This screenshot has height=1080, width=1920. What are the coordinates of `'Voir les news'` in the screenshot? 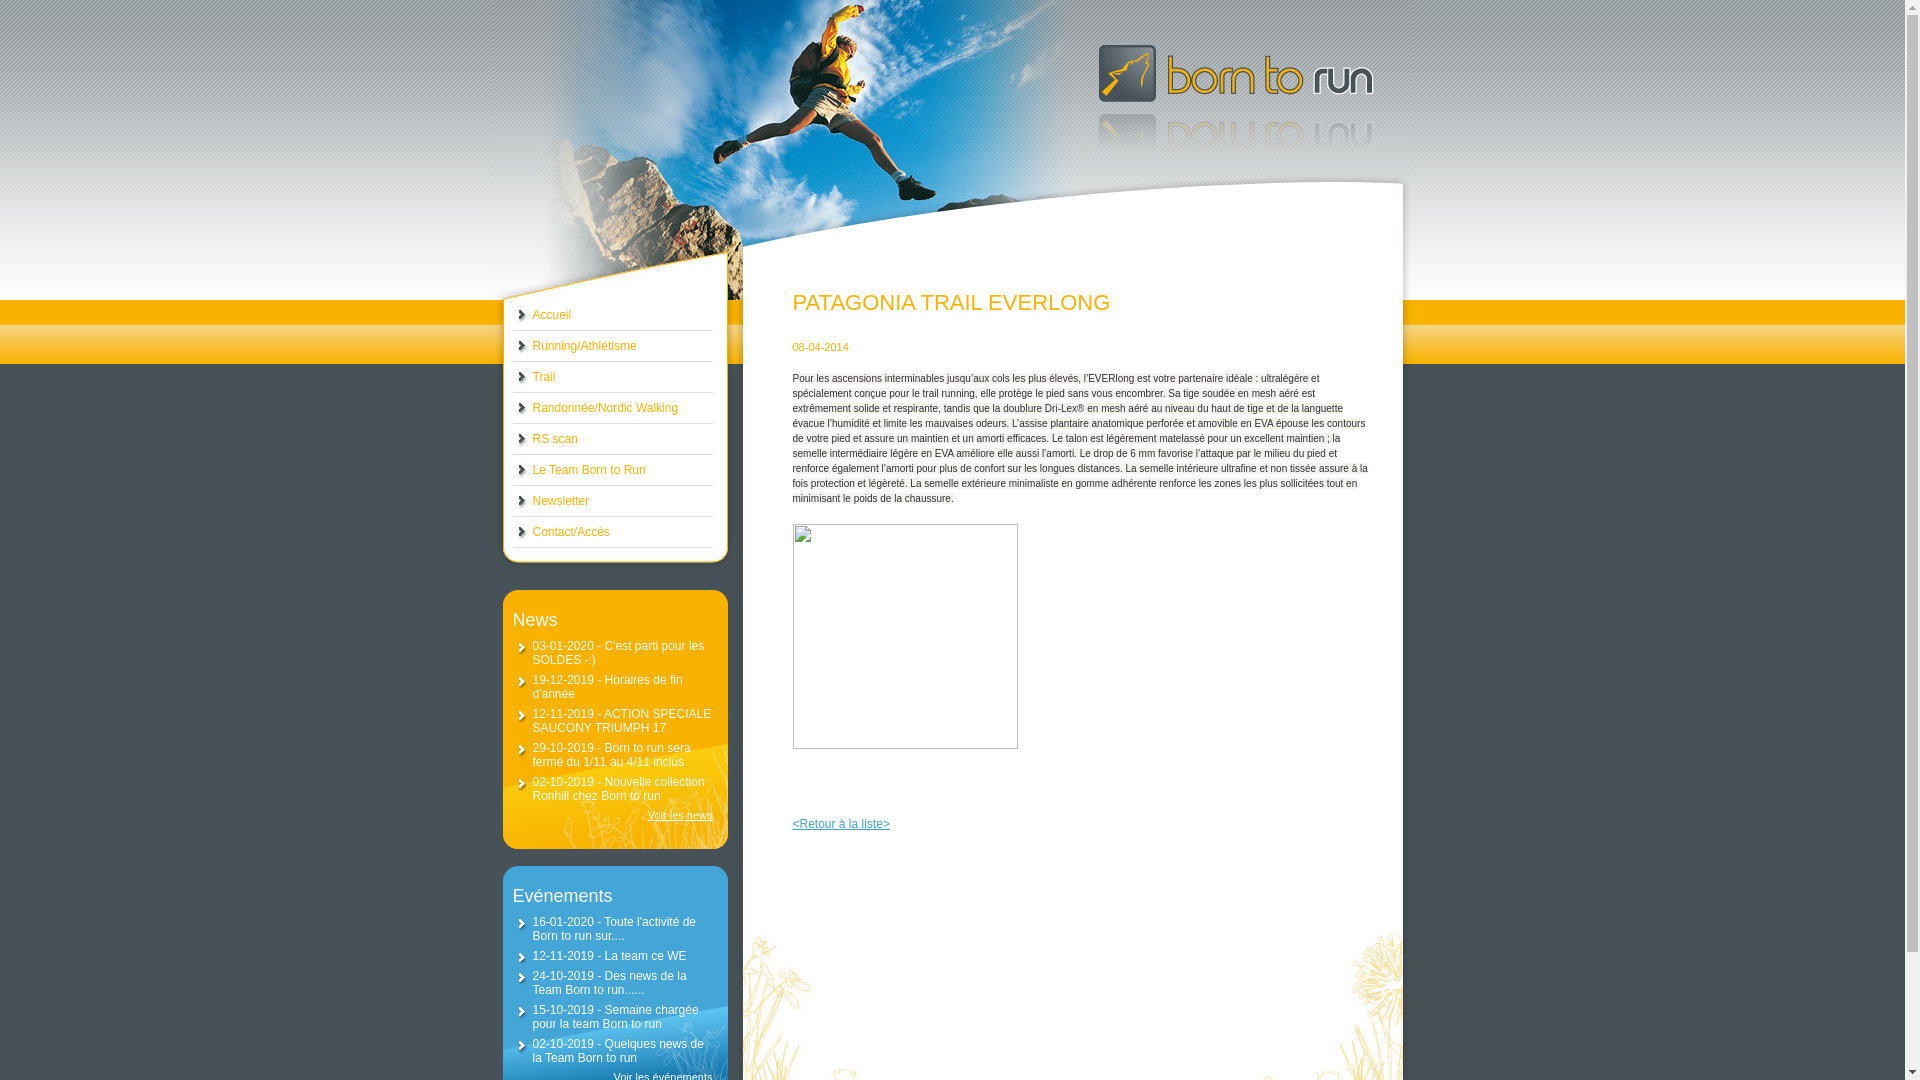 It's located at (610, 814).